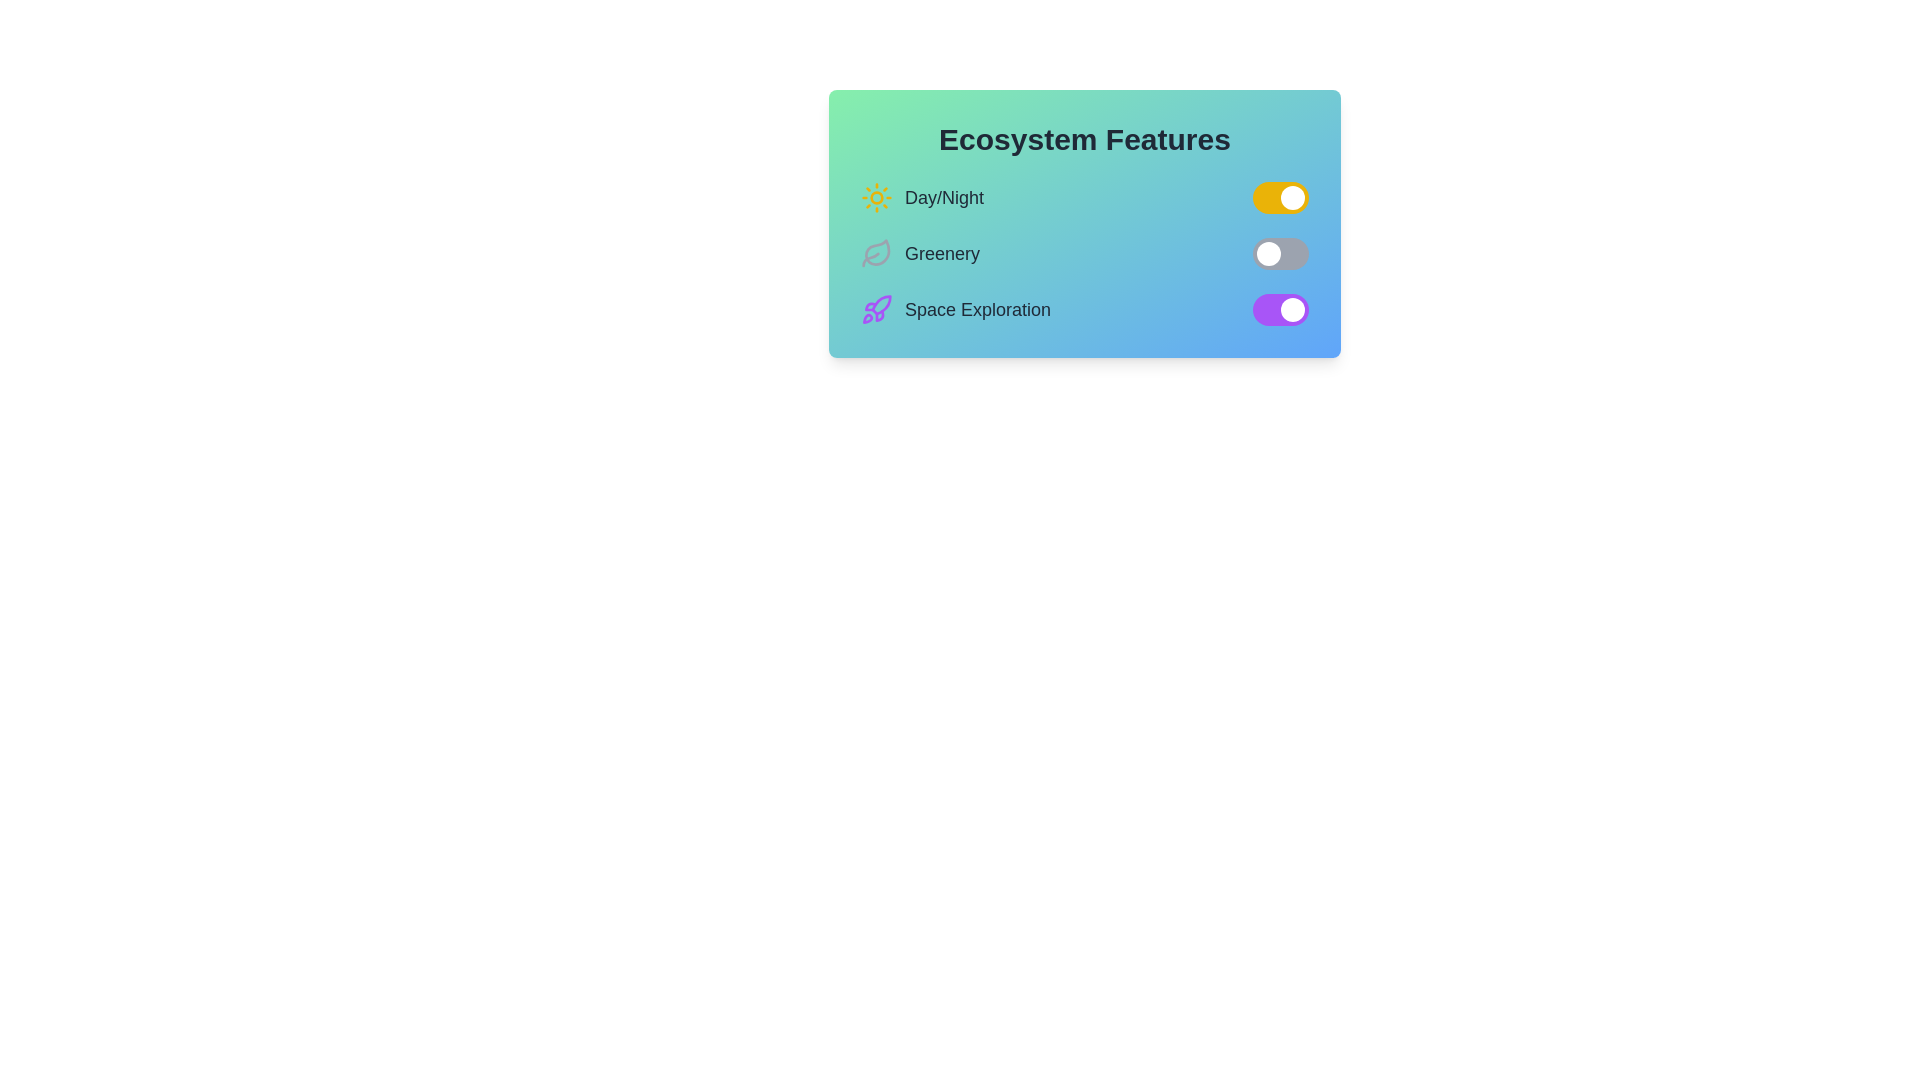 This screenshot has height=1080, width=1920. I want to click on the 'Day/Night' toggle row in the 'Ecosystem Features' section, so click(1083, 197).